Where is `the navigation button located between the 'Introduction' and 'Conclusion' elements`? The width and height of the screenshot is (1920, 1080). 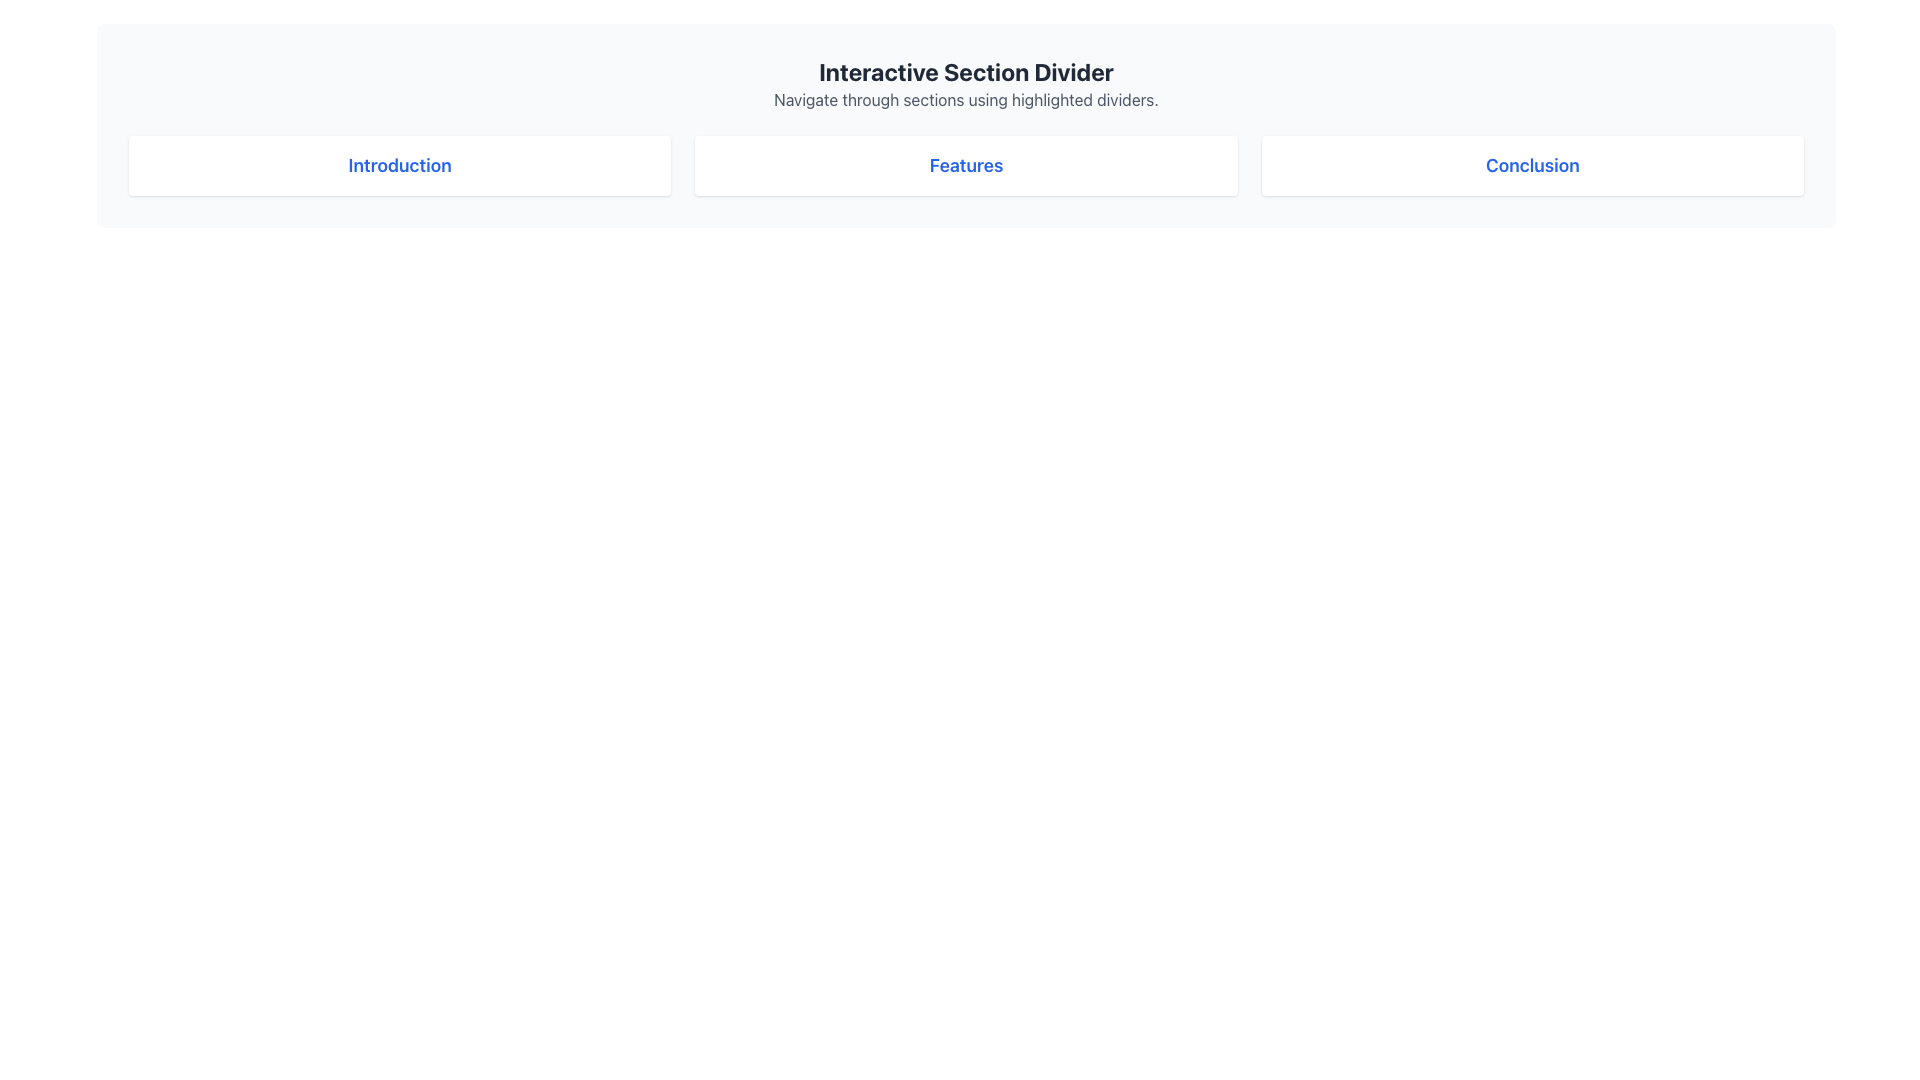
the navigation button located between the 'Introduction' and 'Conclusion' elements is located at coordinates (966, 164).